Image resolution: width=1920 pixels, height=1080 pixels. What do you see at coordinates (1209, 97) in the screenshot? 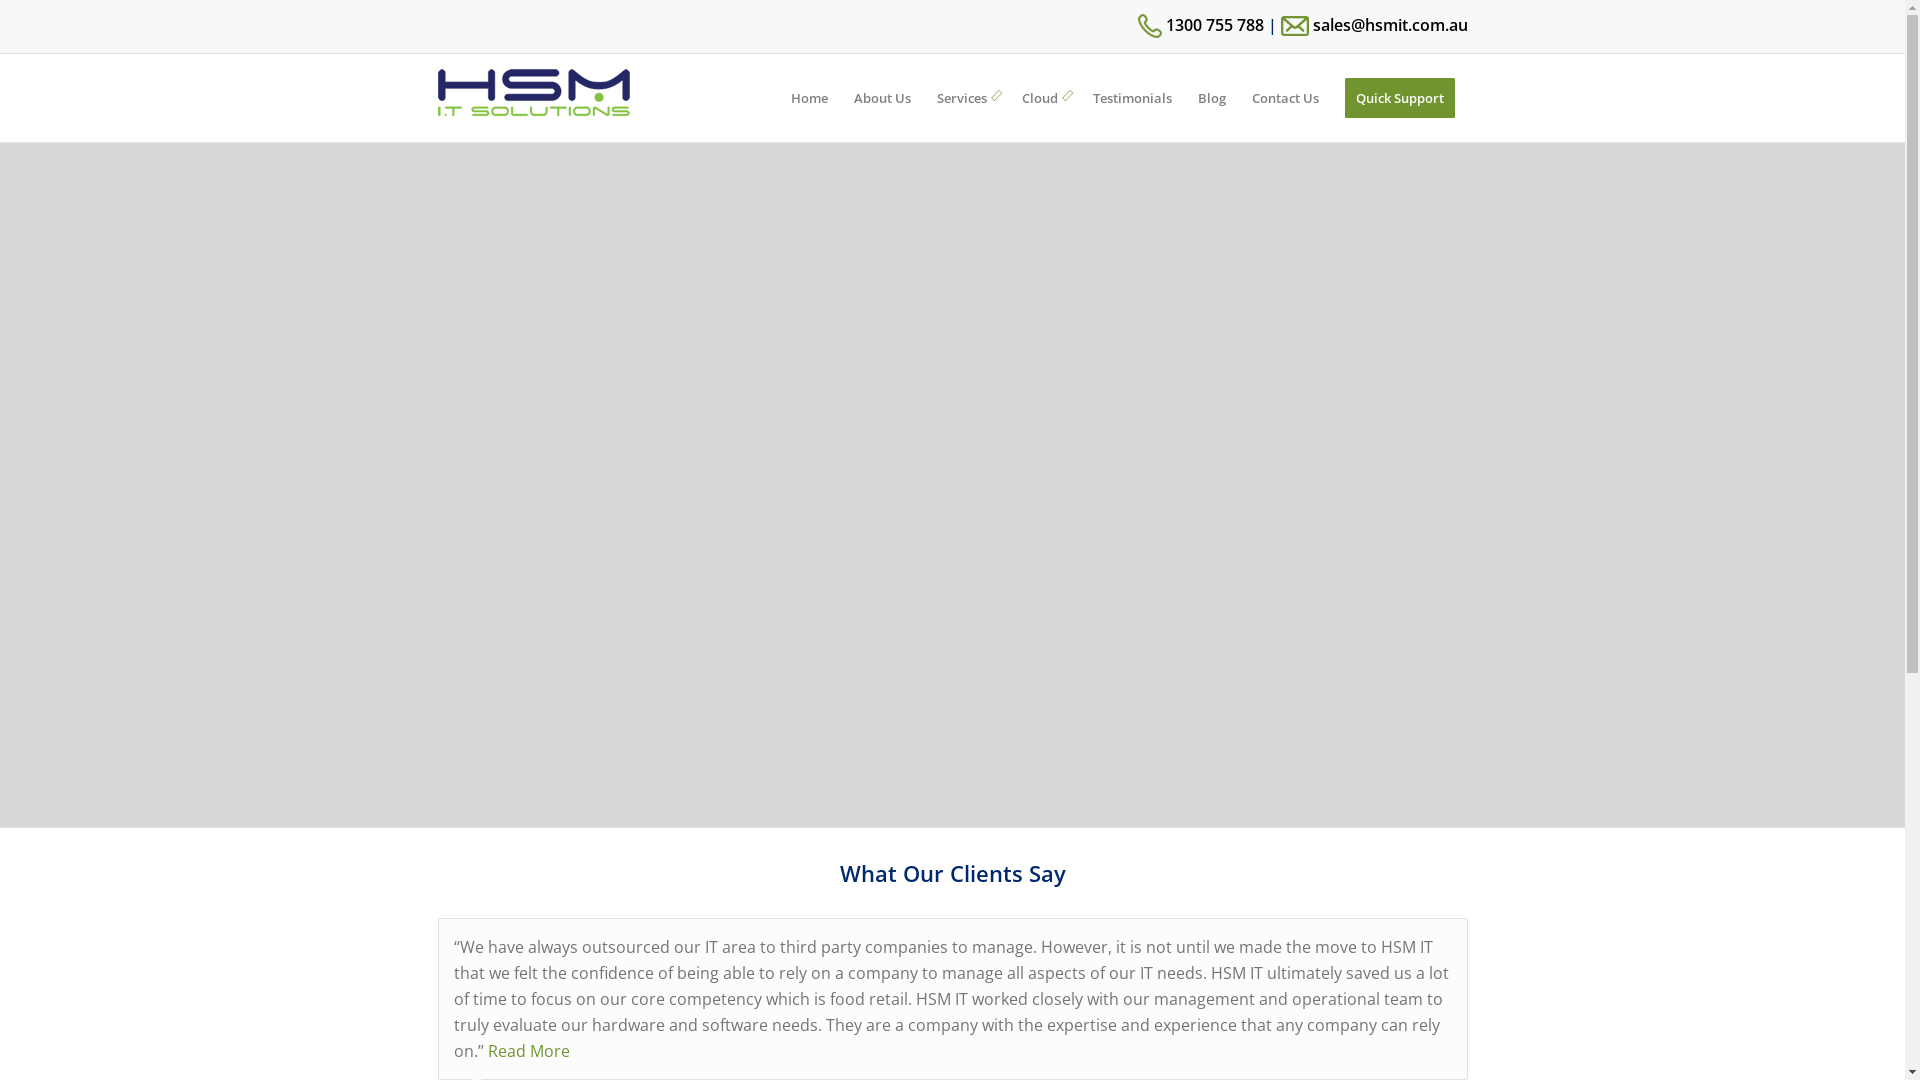
I see `'Blog'` at bounding box center [1209, 97].